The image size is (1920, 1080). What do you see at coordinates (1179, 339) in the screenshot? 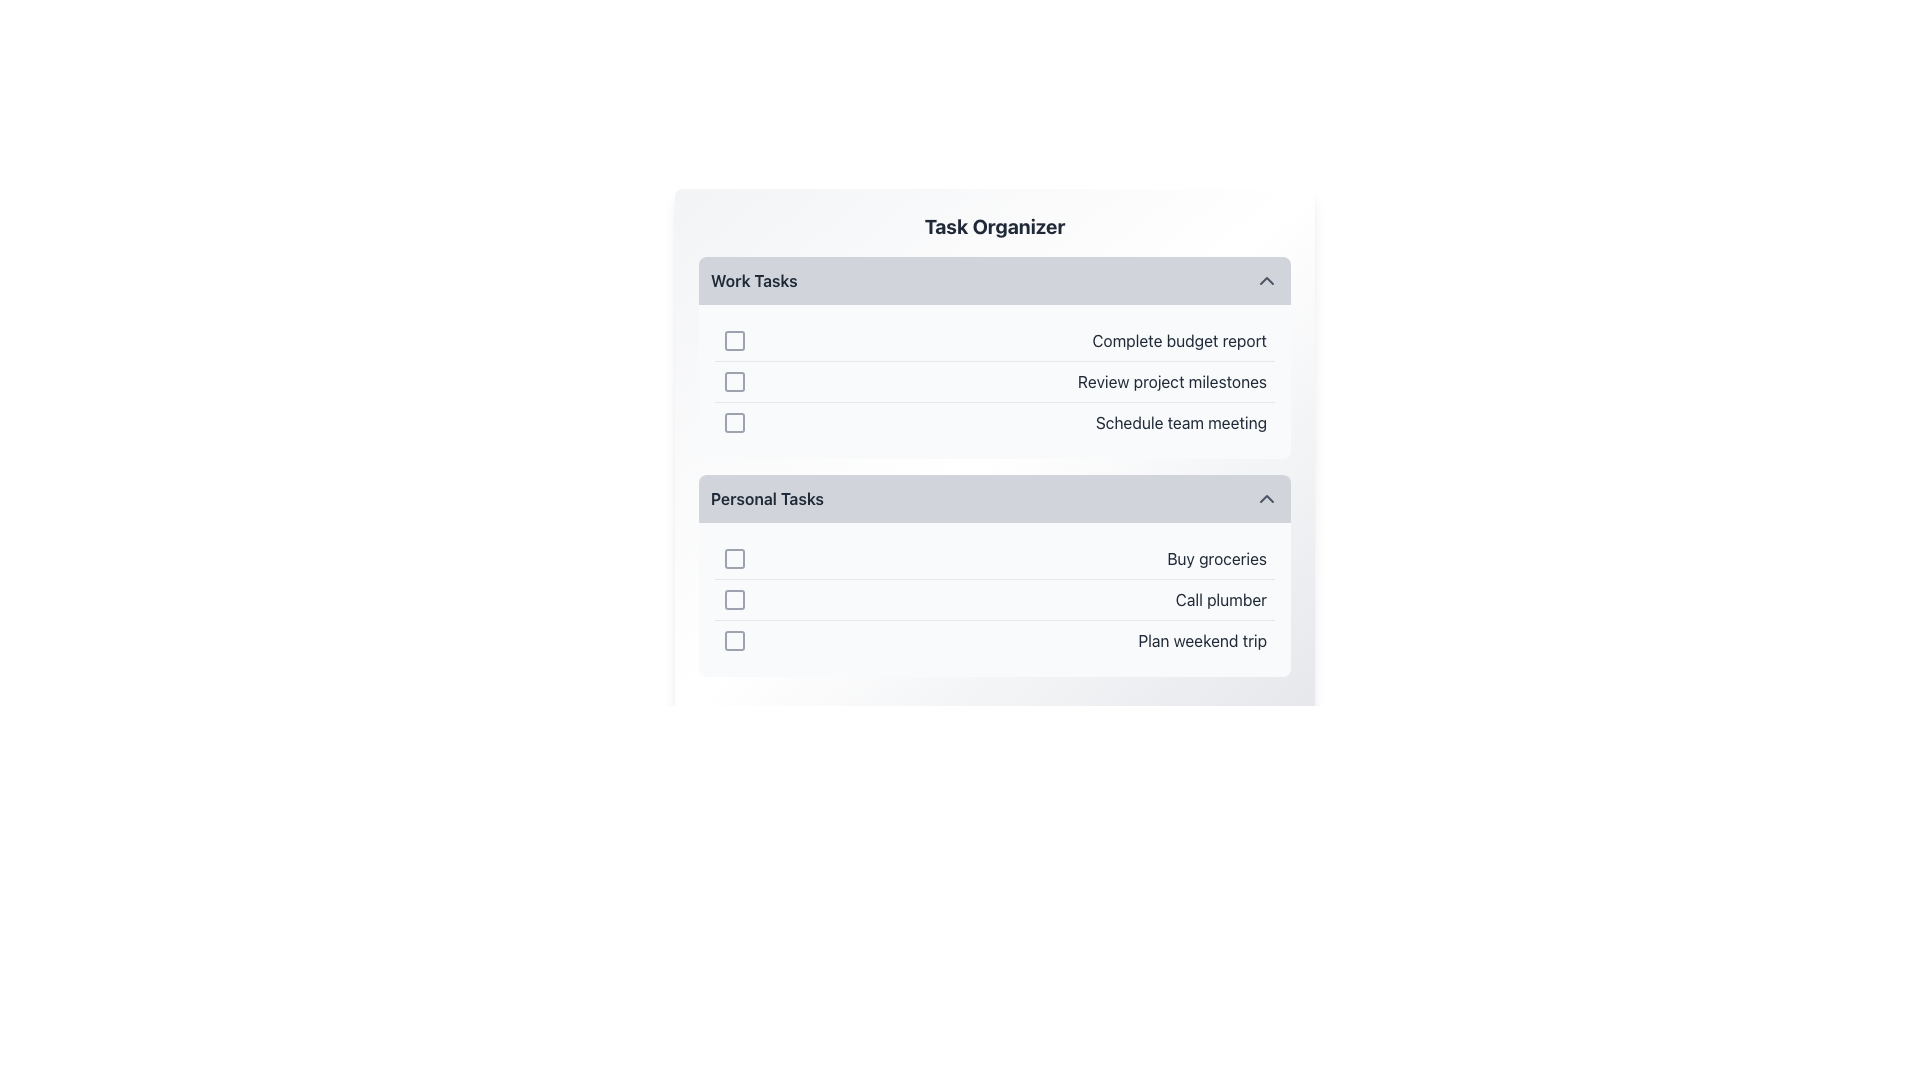
I see `the text label for the task item` at bounding box center [1179, 339].